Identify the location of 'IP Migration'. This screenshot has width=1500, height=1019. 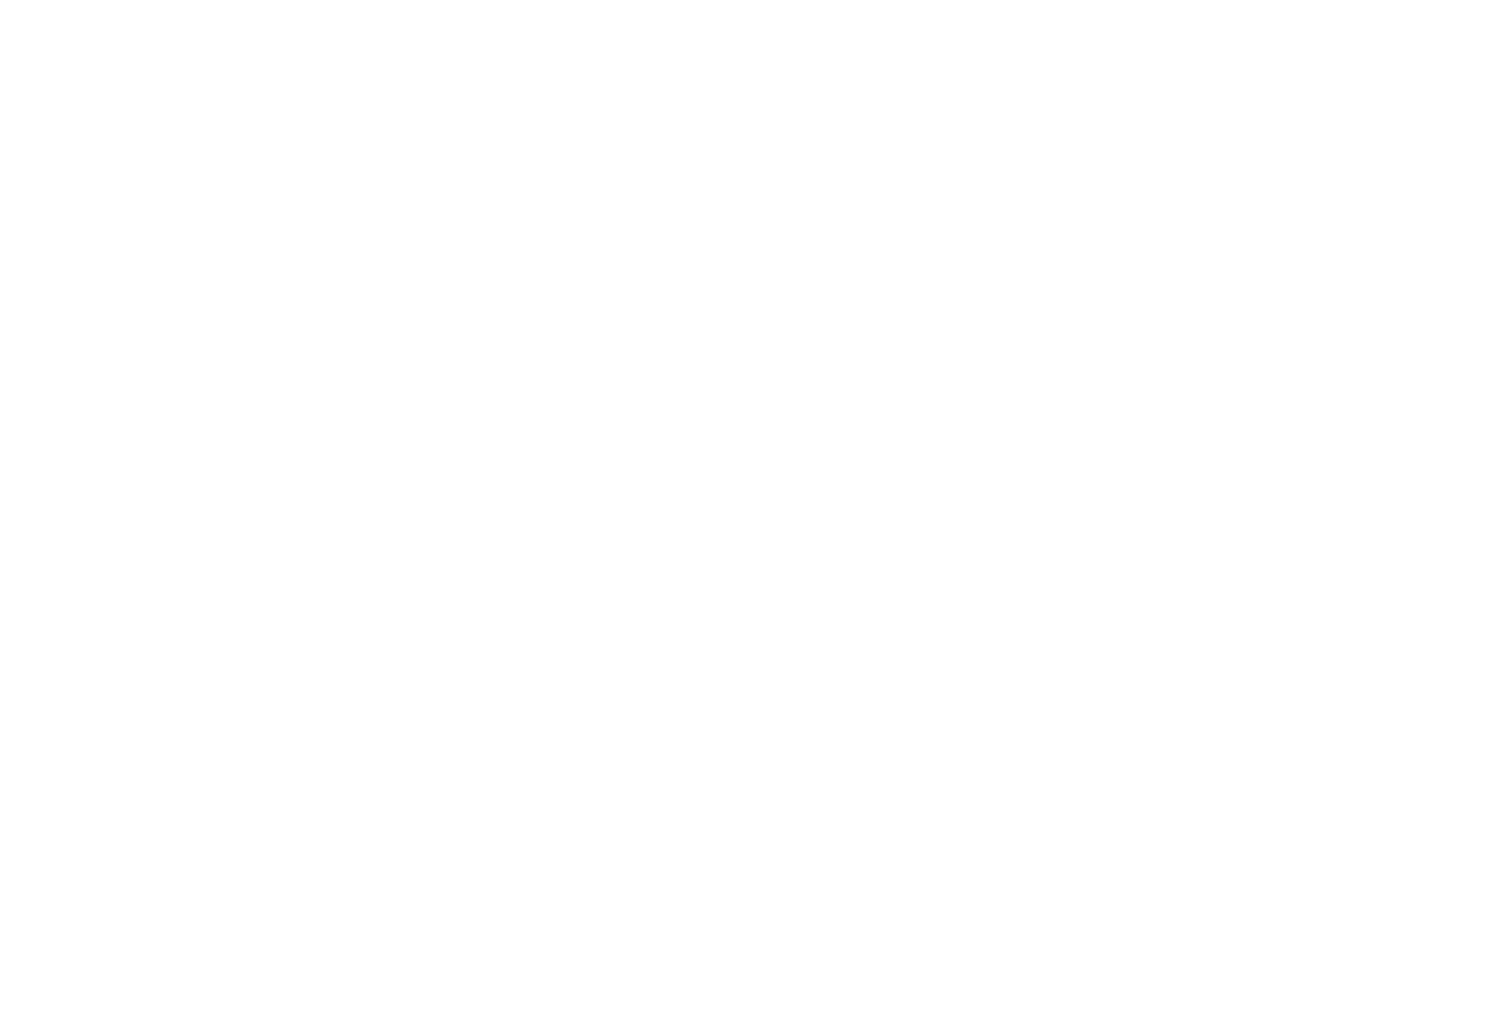
(656, 894).